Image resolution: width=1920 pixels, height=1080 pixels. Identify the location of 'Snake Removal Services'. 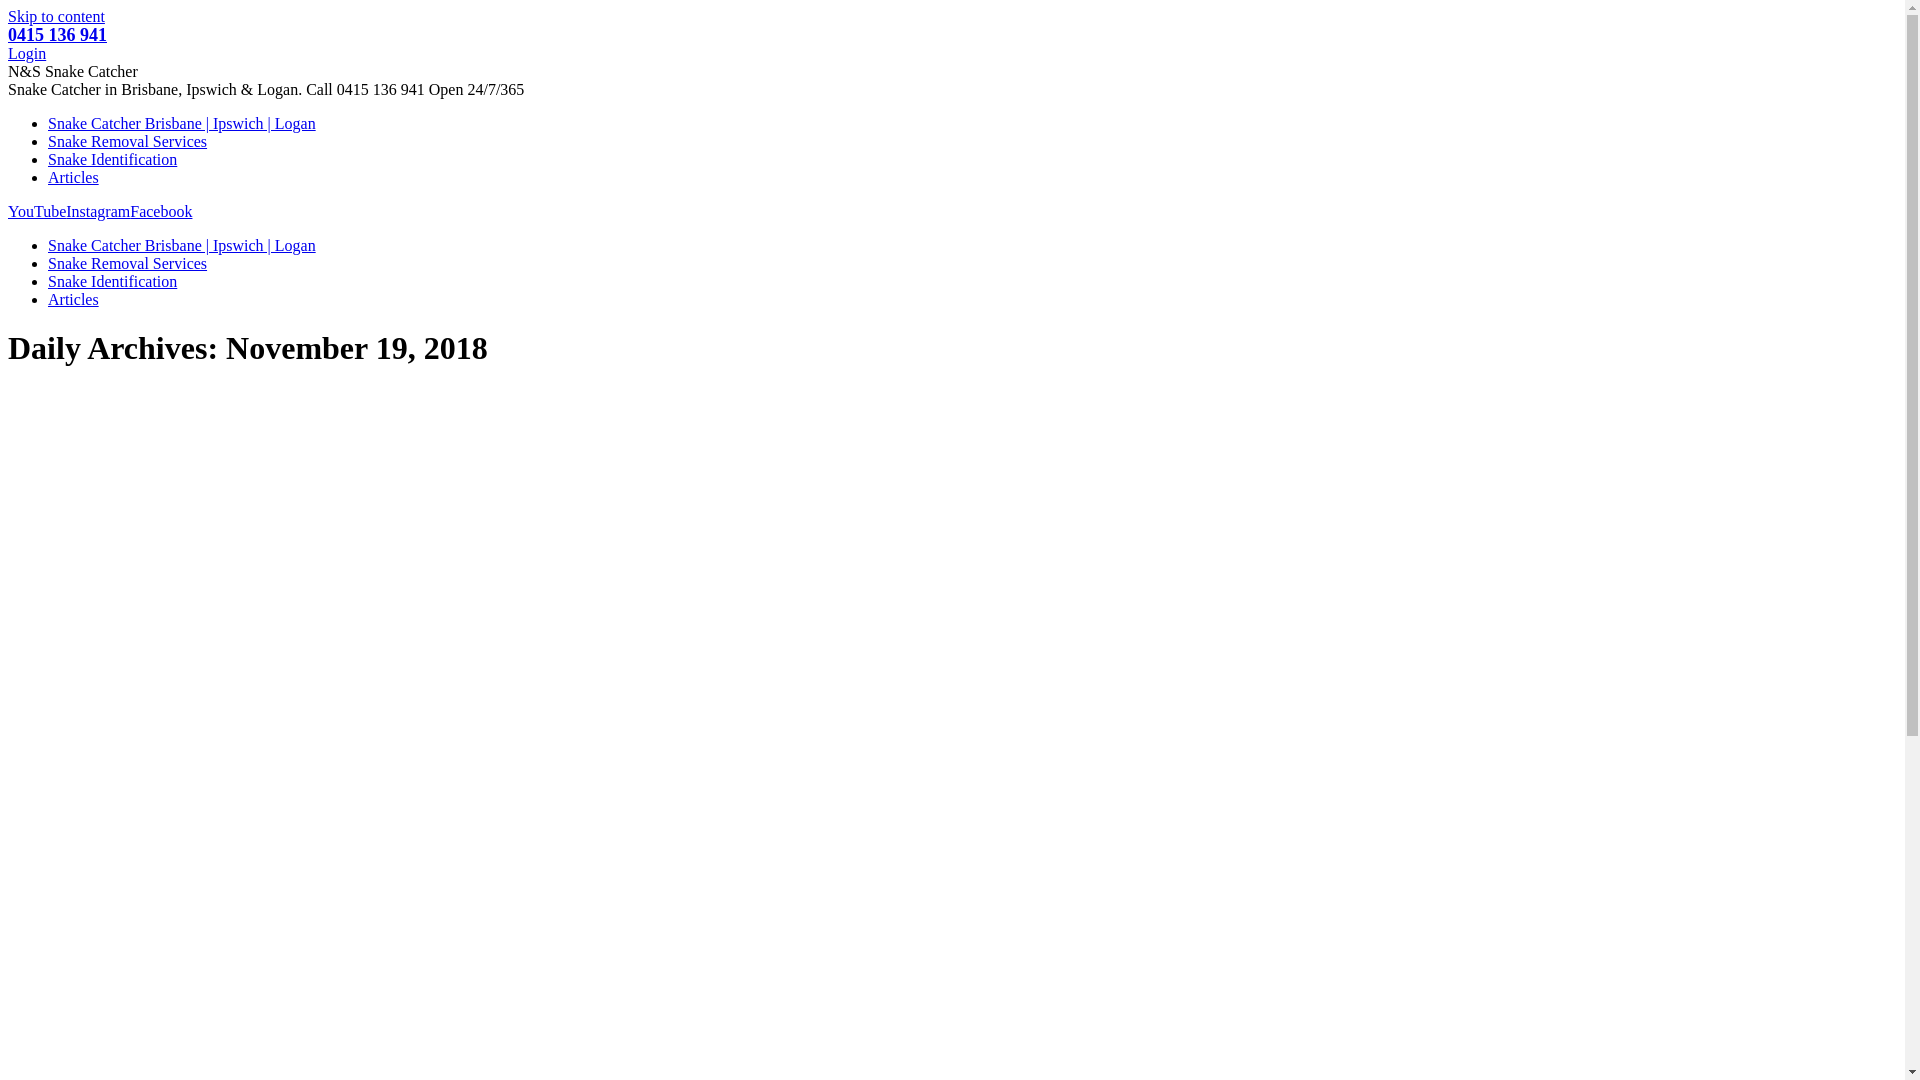
(126, 262).